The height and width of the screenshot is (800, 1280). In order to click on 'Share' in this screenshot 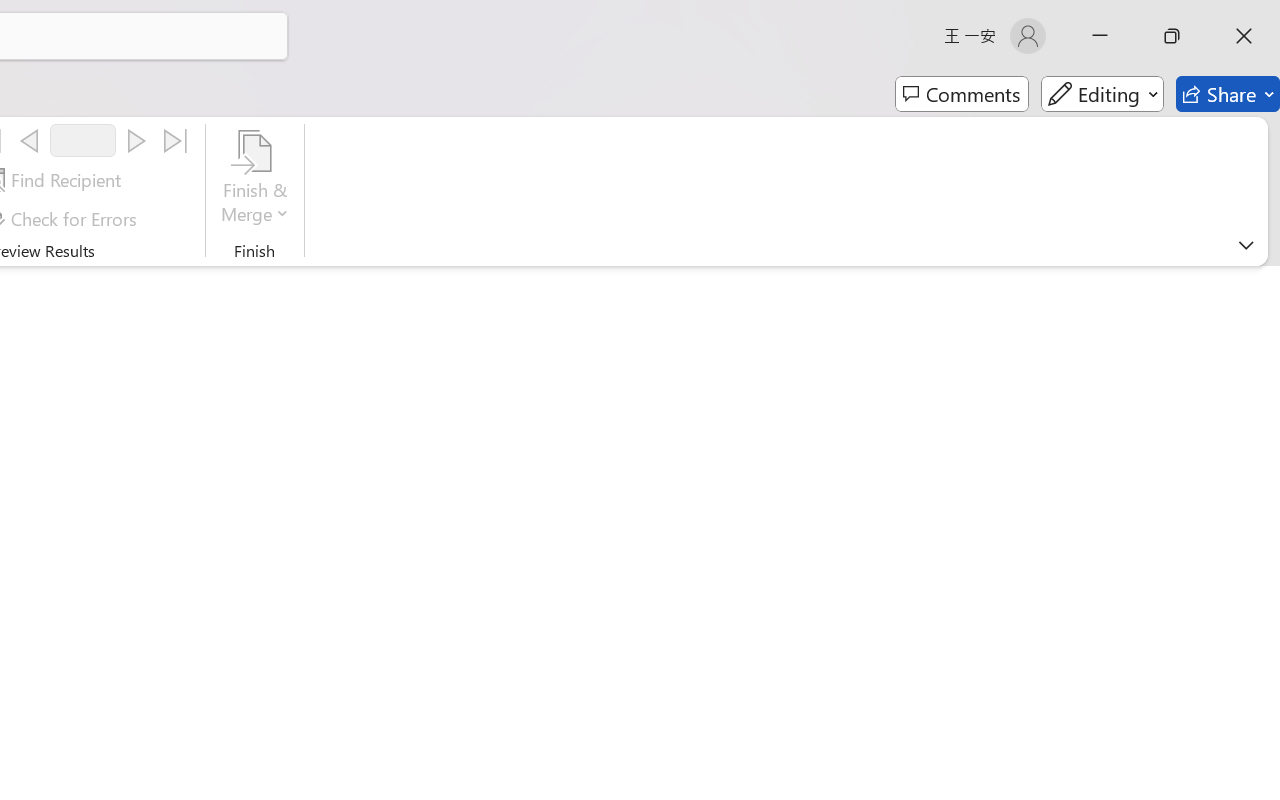, I will do `click(1227, 94)`.